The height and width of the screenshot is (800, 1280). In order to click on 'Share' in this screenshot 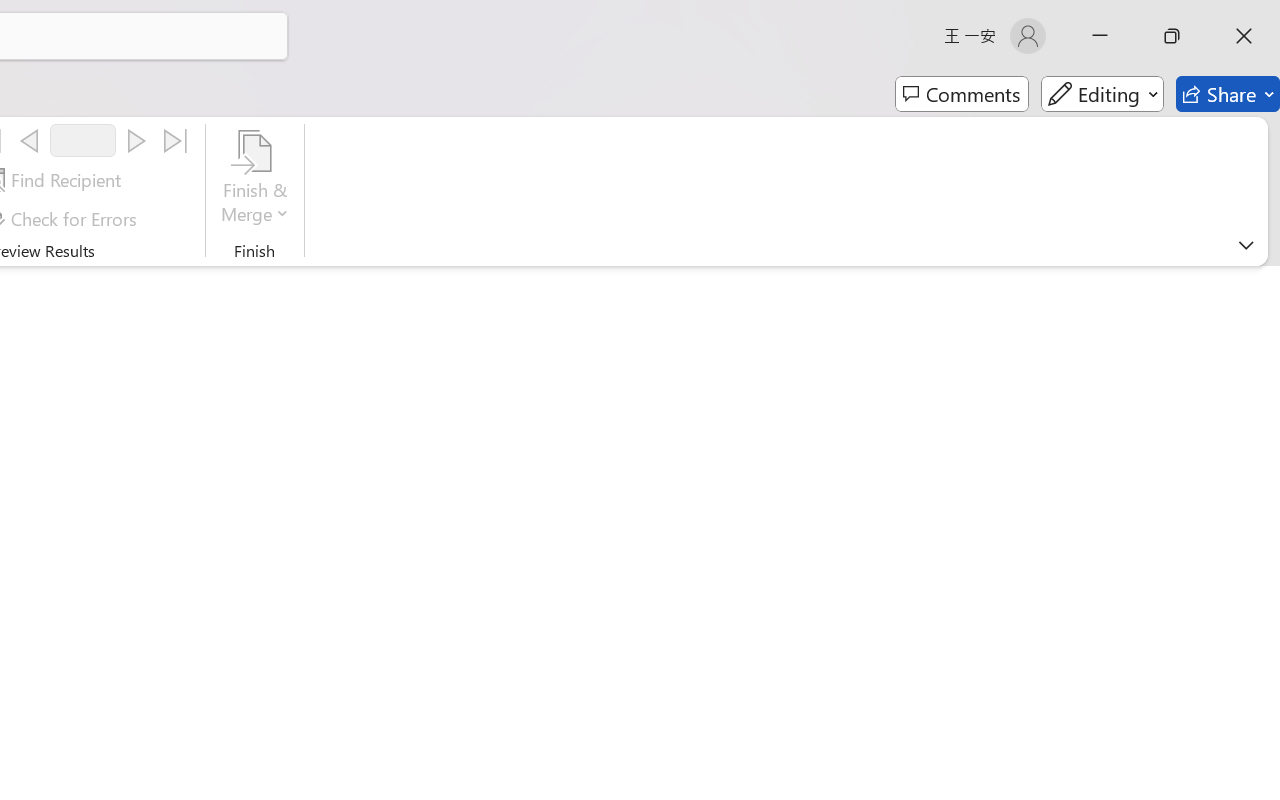, I will do `click(1227, 94)`.